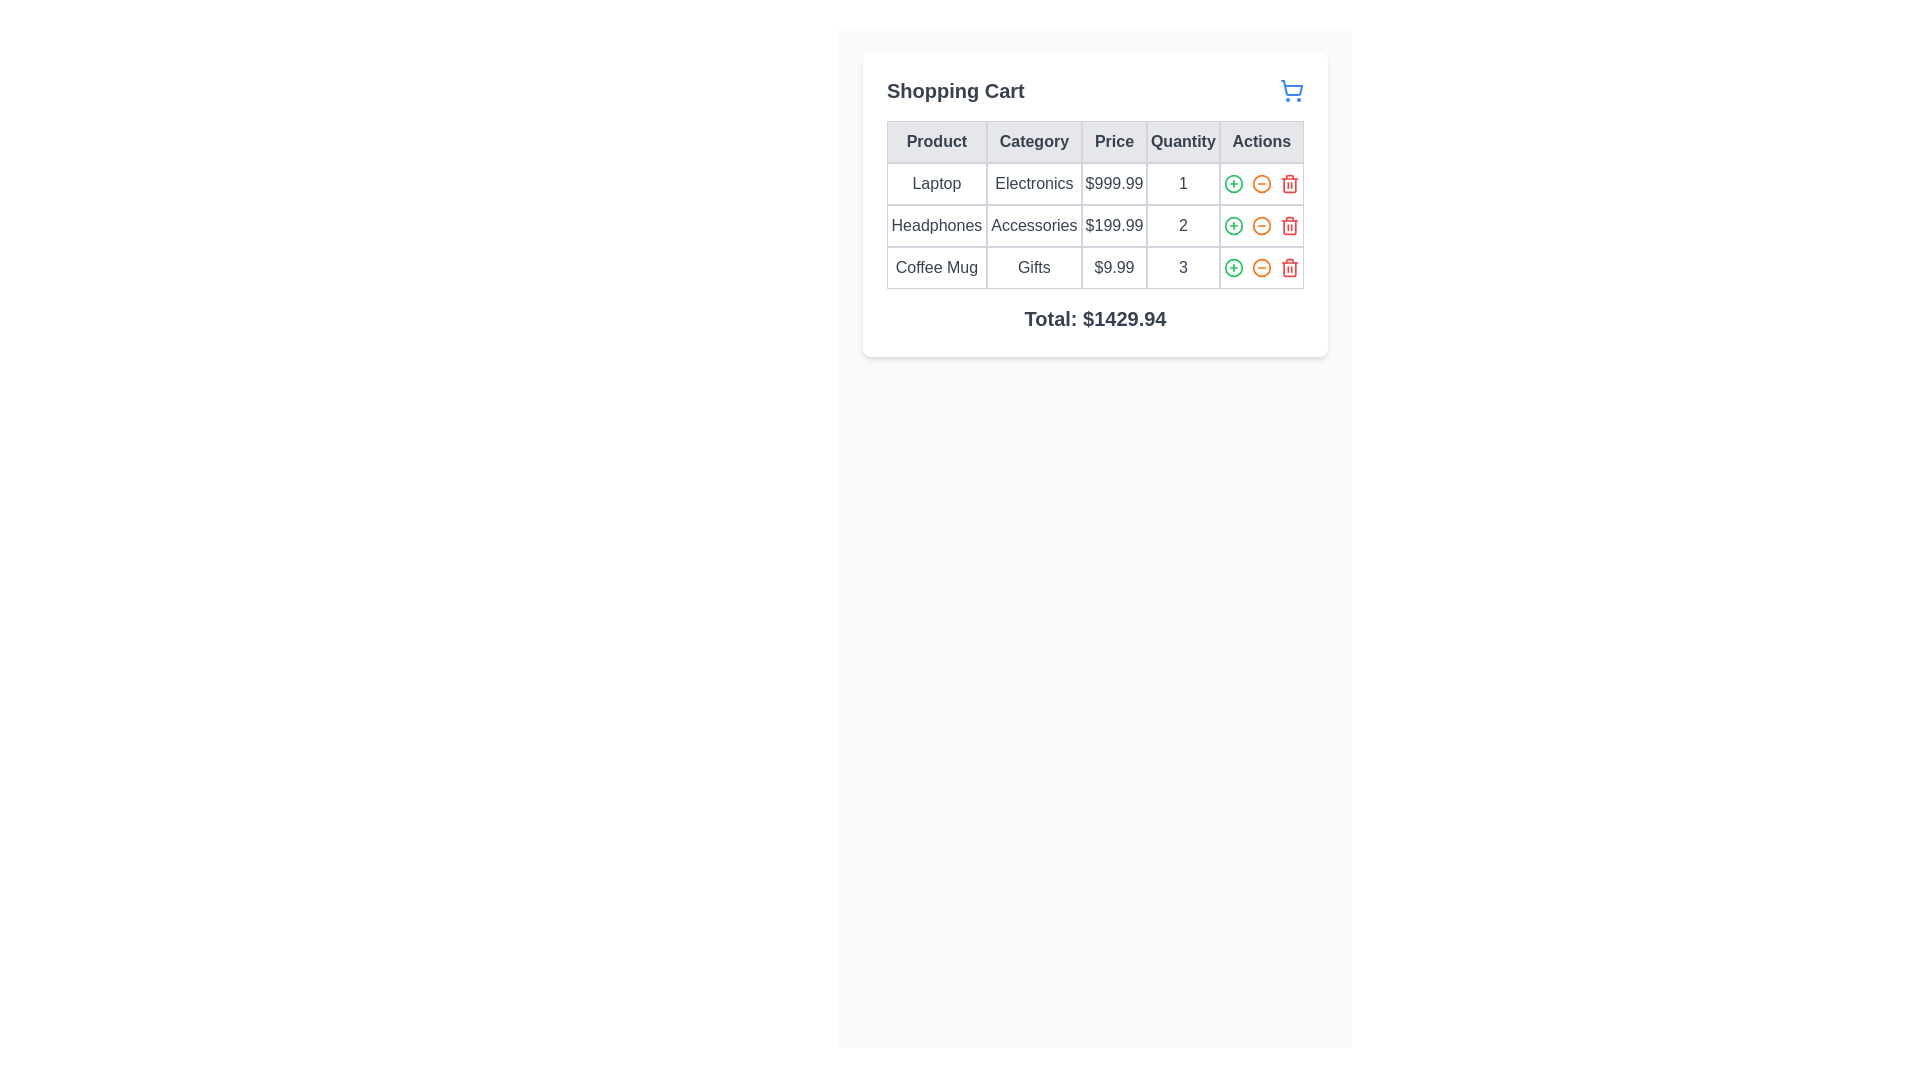 This screenshot has width=1920, height=1080. What do you see at coordinates (1260, 141) in the screenshot?
I see `the Table header cell for the 'Actions' column, which is the fifth column in the header row of the table` at bounding box center [1260, 141].